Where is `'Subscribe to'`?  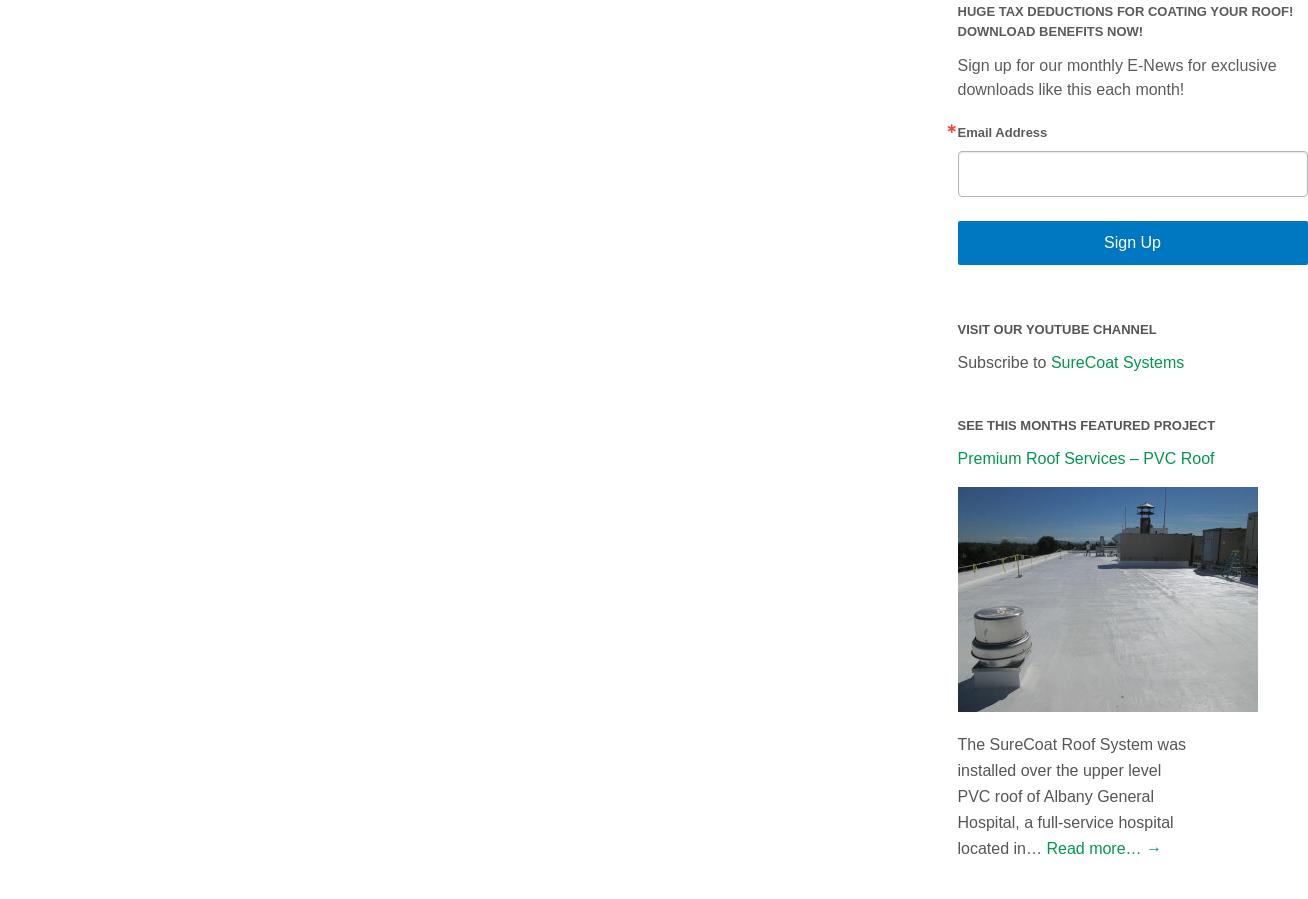 'Subscribe to' is located at coordinates (1003, 360).